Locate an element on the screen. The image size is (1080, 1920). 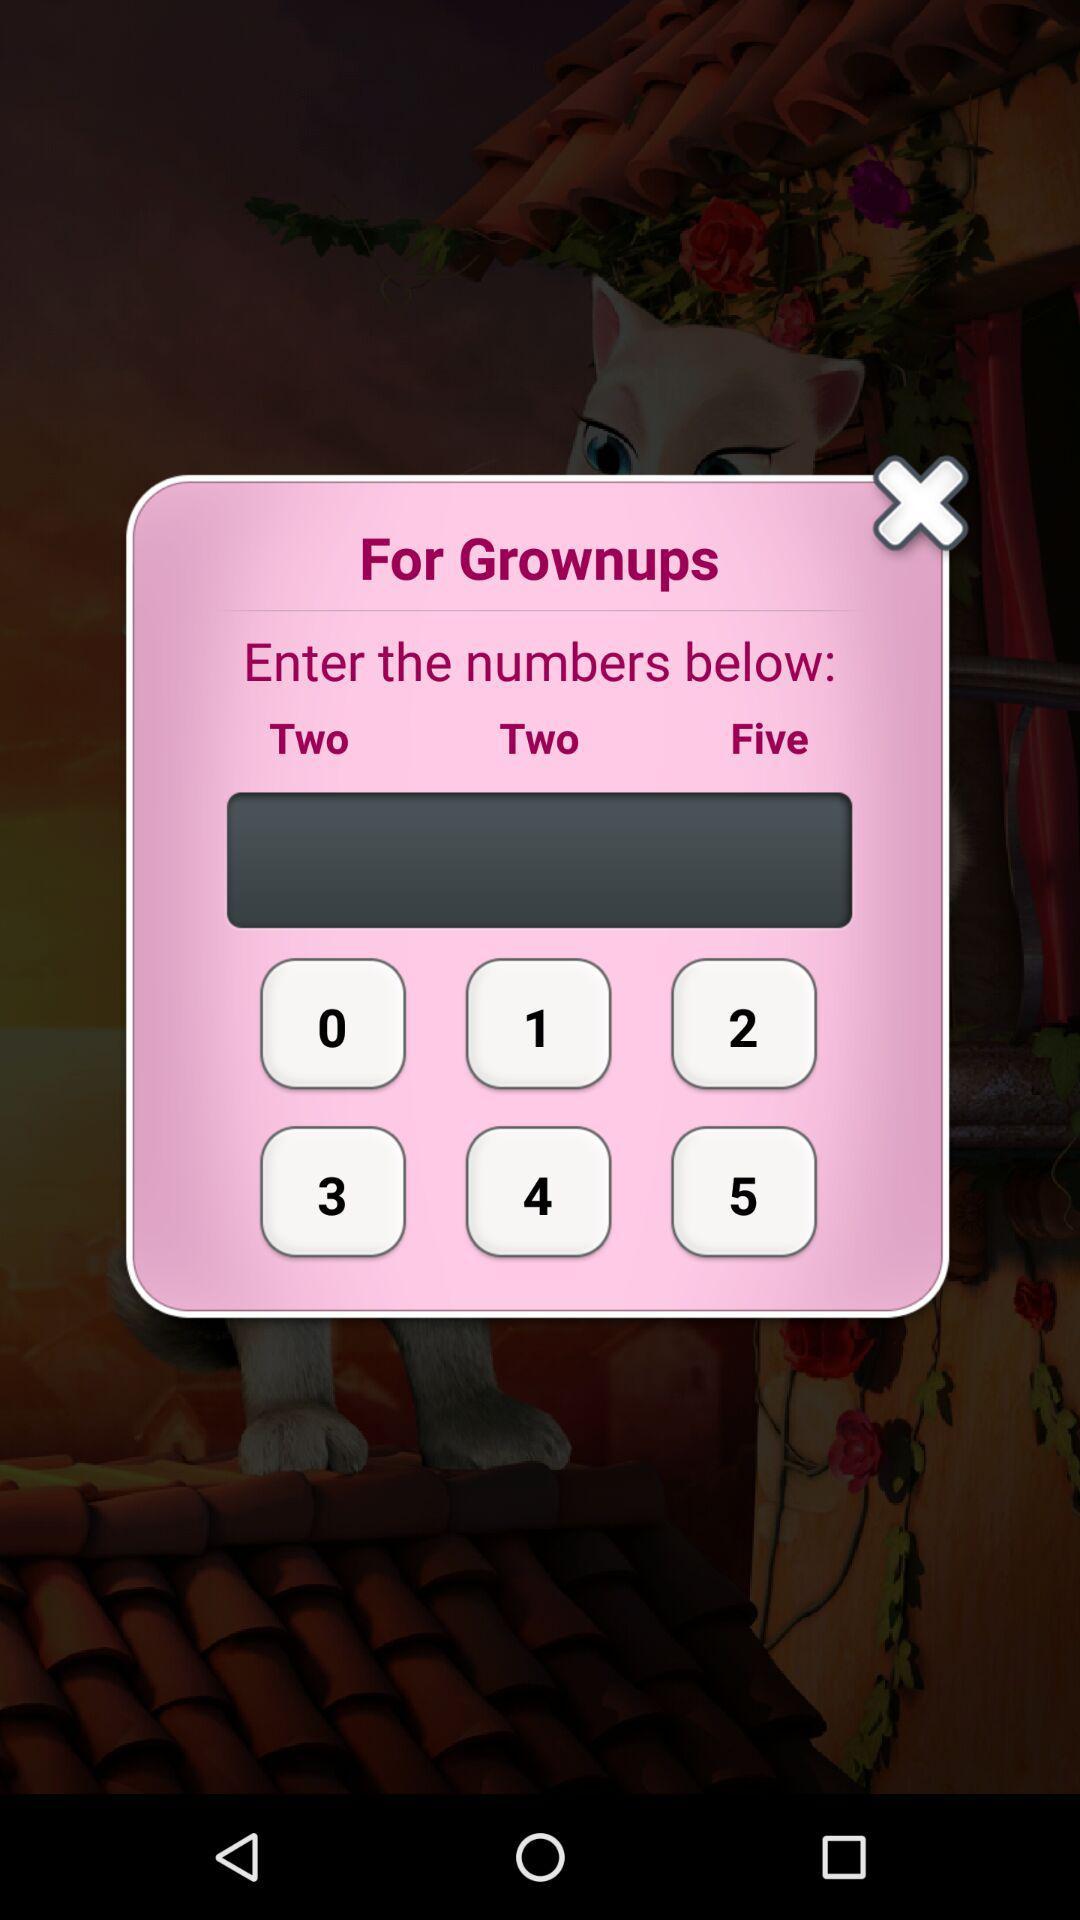
the button next to the 2 item is located at coordinates (538, 1023).